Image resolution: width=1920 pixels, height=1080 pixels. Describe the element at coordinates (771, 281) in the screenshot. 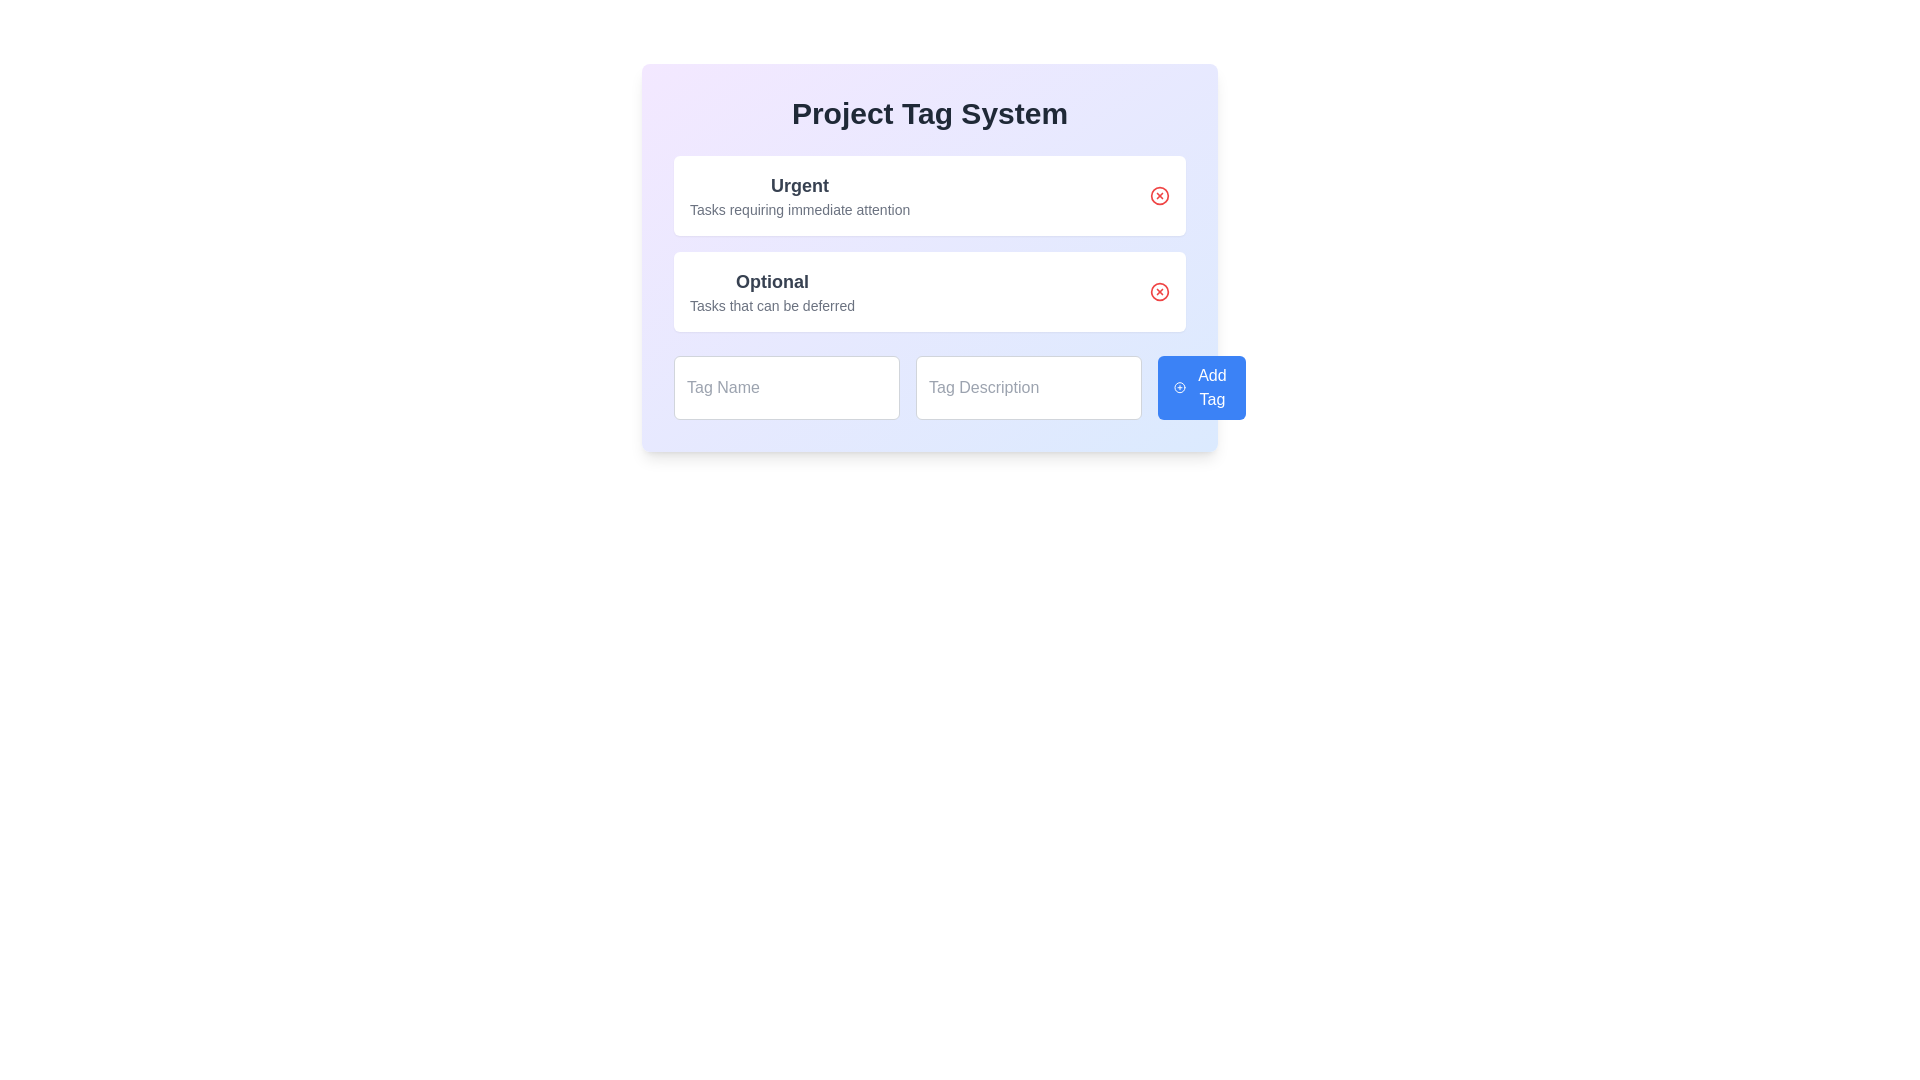

I see `the text label that designates tasks that are not urgent and can be deferred` at that location.